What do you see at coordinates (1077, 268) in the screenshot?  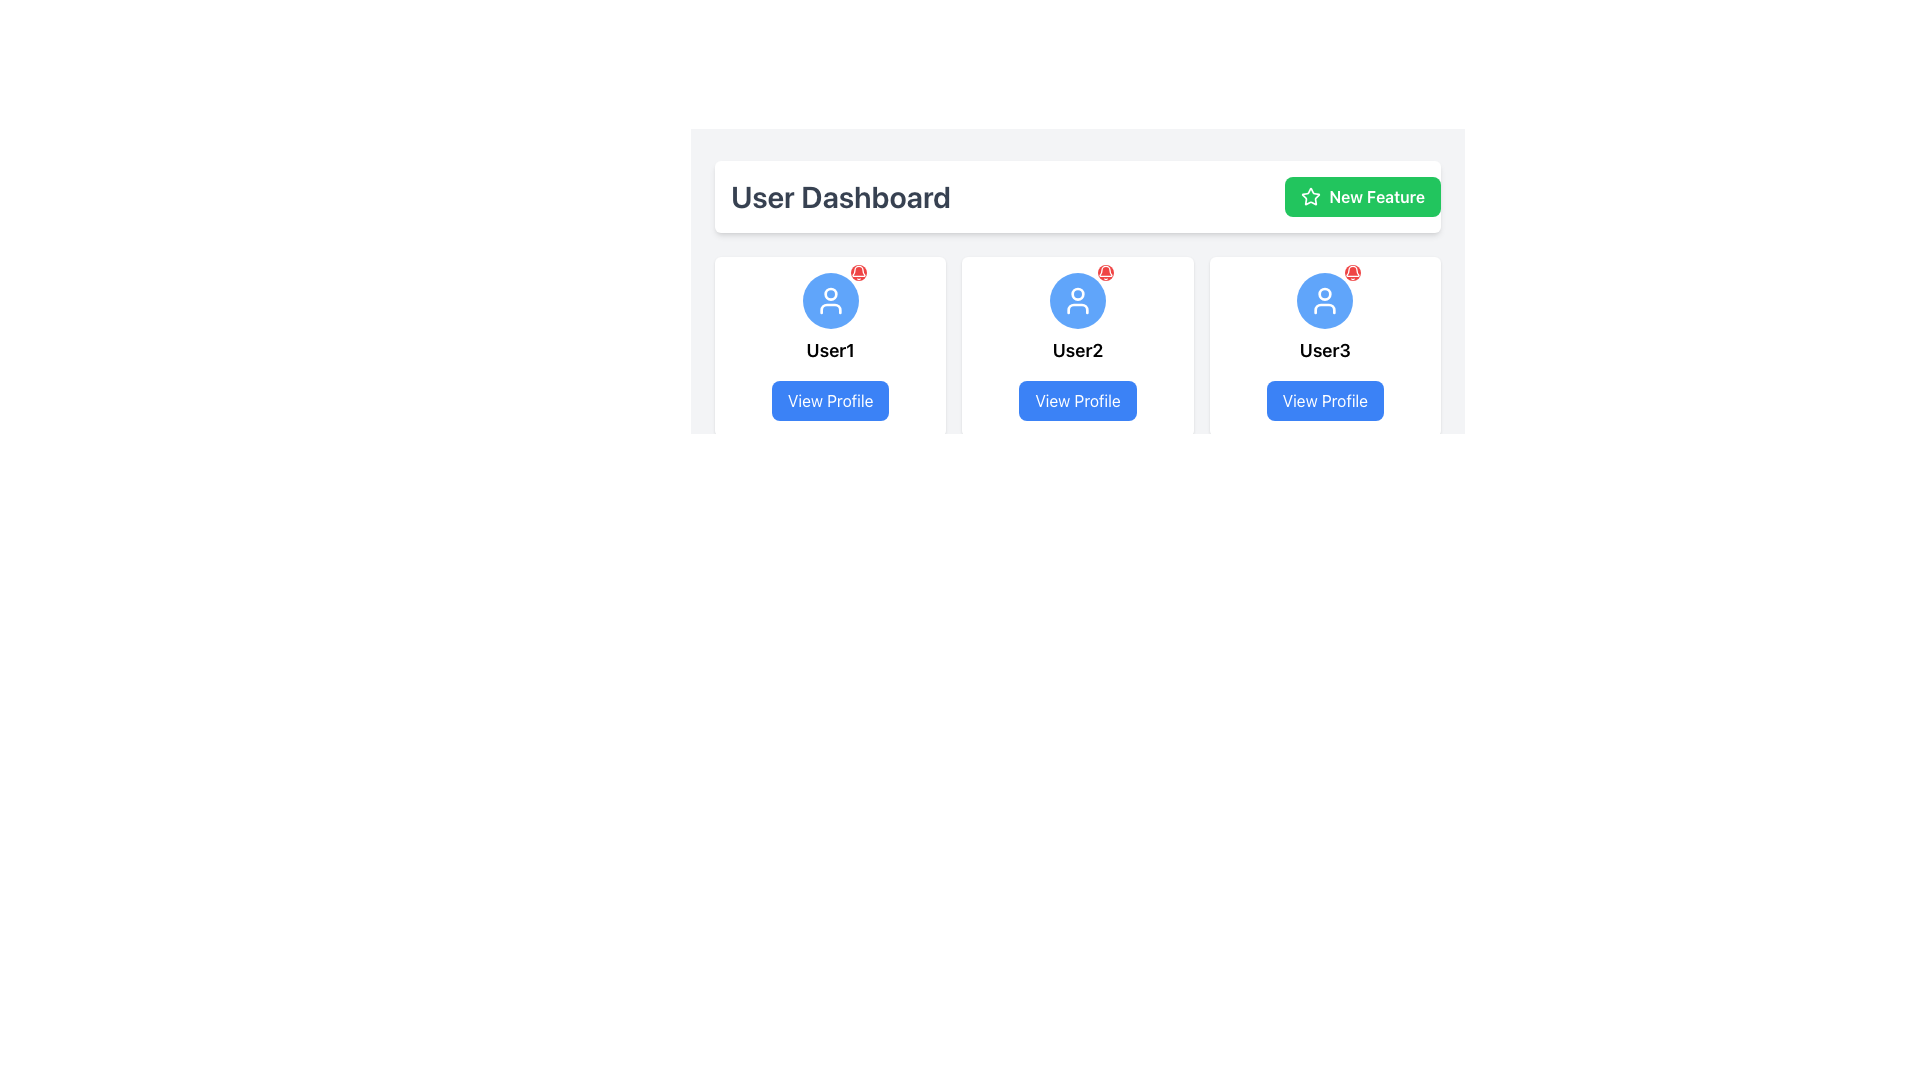 I see `the user profile card located in the second column of the grid layout below the 'User Dashboard' header and the 'New Feature' button for accessibility purposes` at bounding box center [1077, 268].